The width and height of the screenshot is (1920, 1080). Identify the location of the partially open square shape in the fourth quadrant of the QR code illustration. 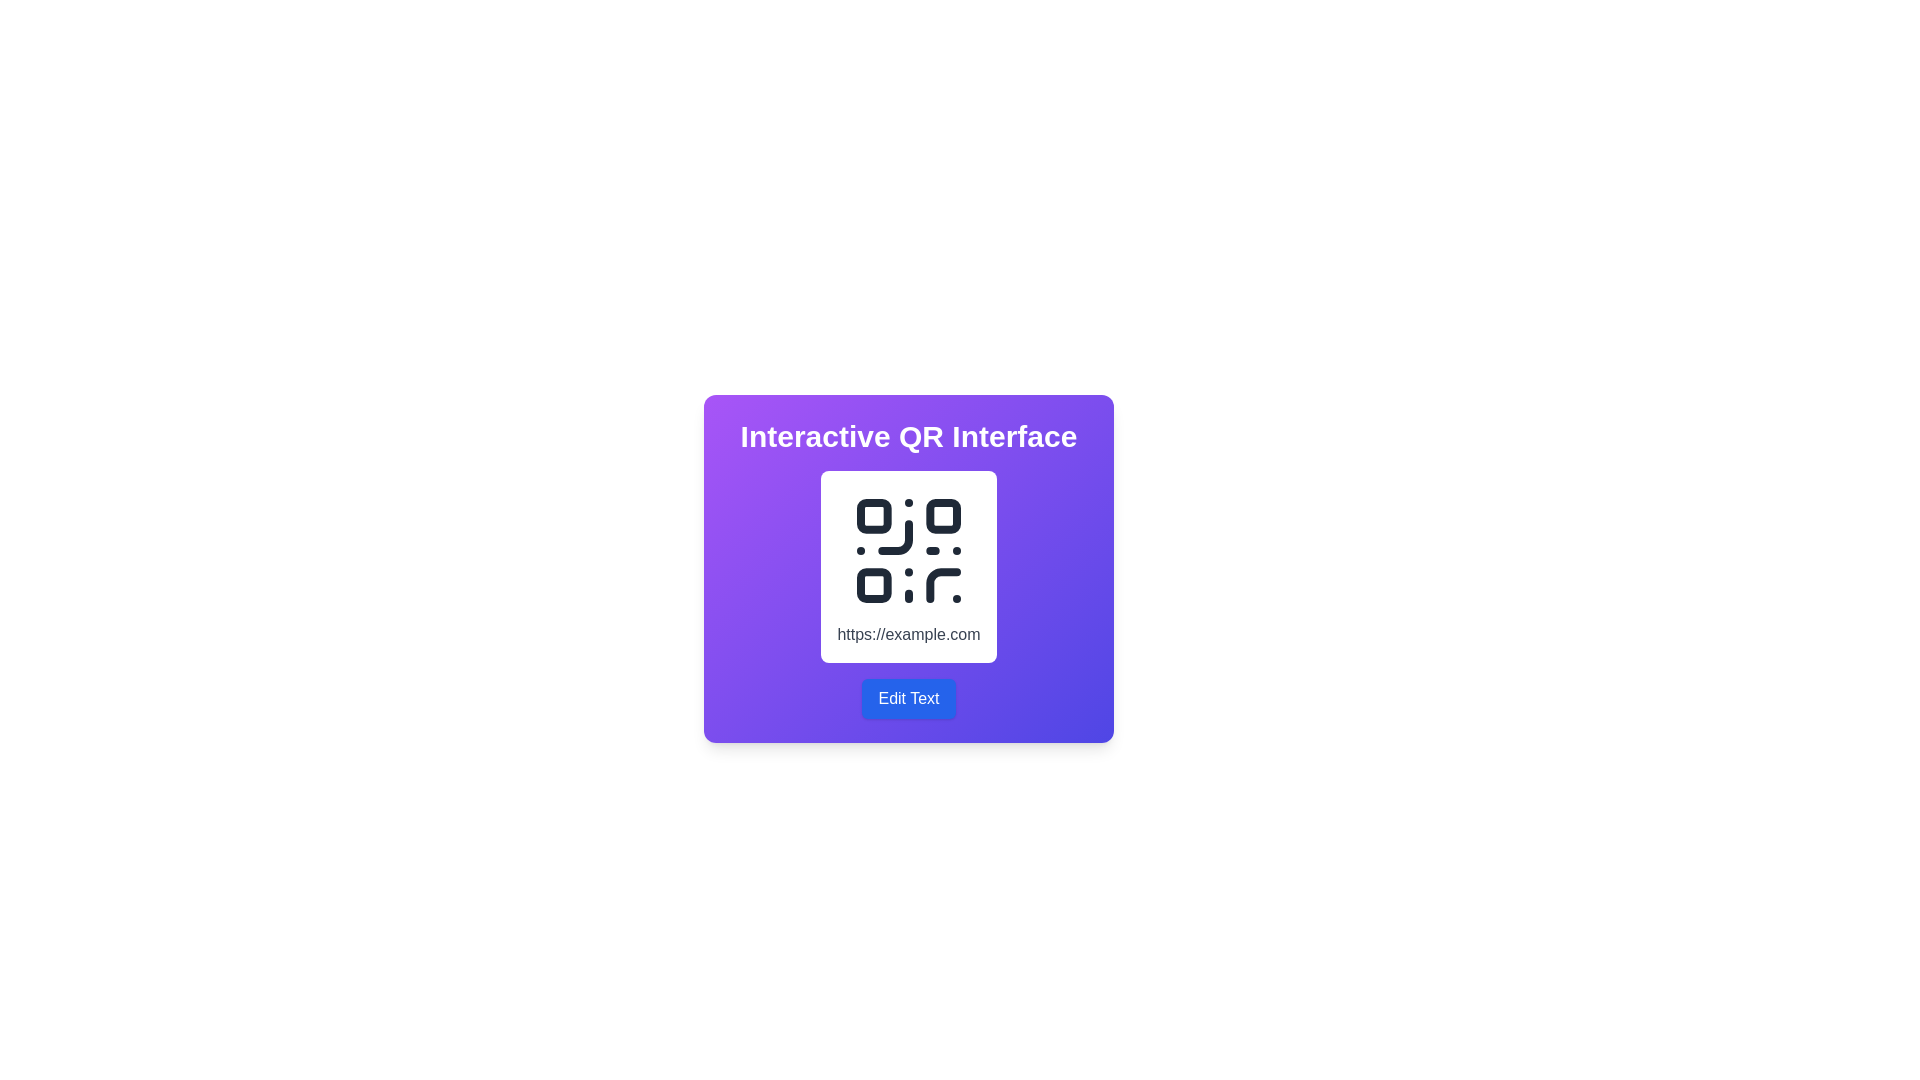
(942, 585).